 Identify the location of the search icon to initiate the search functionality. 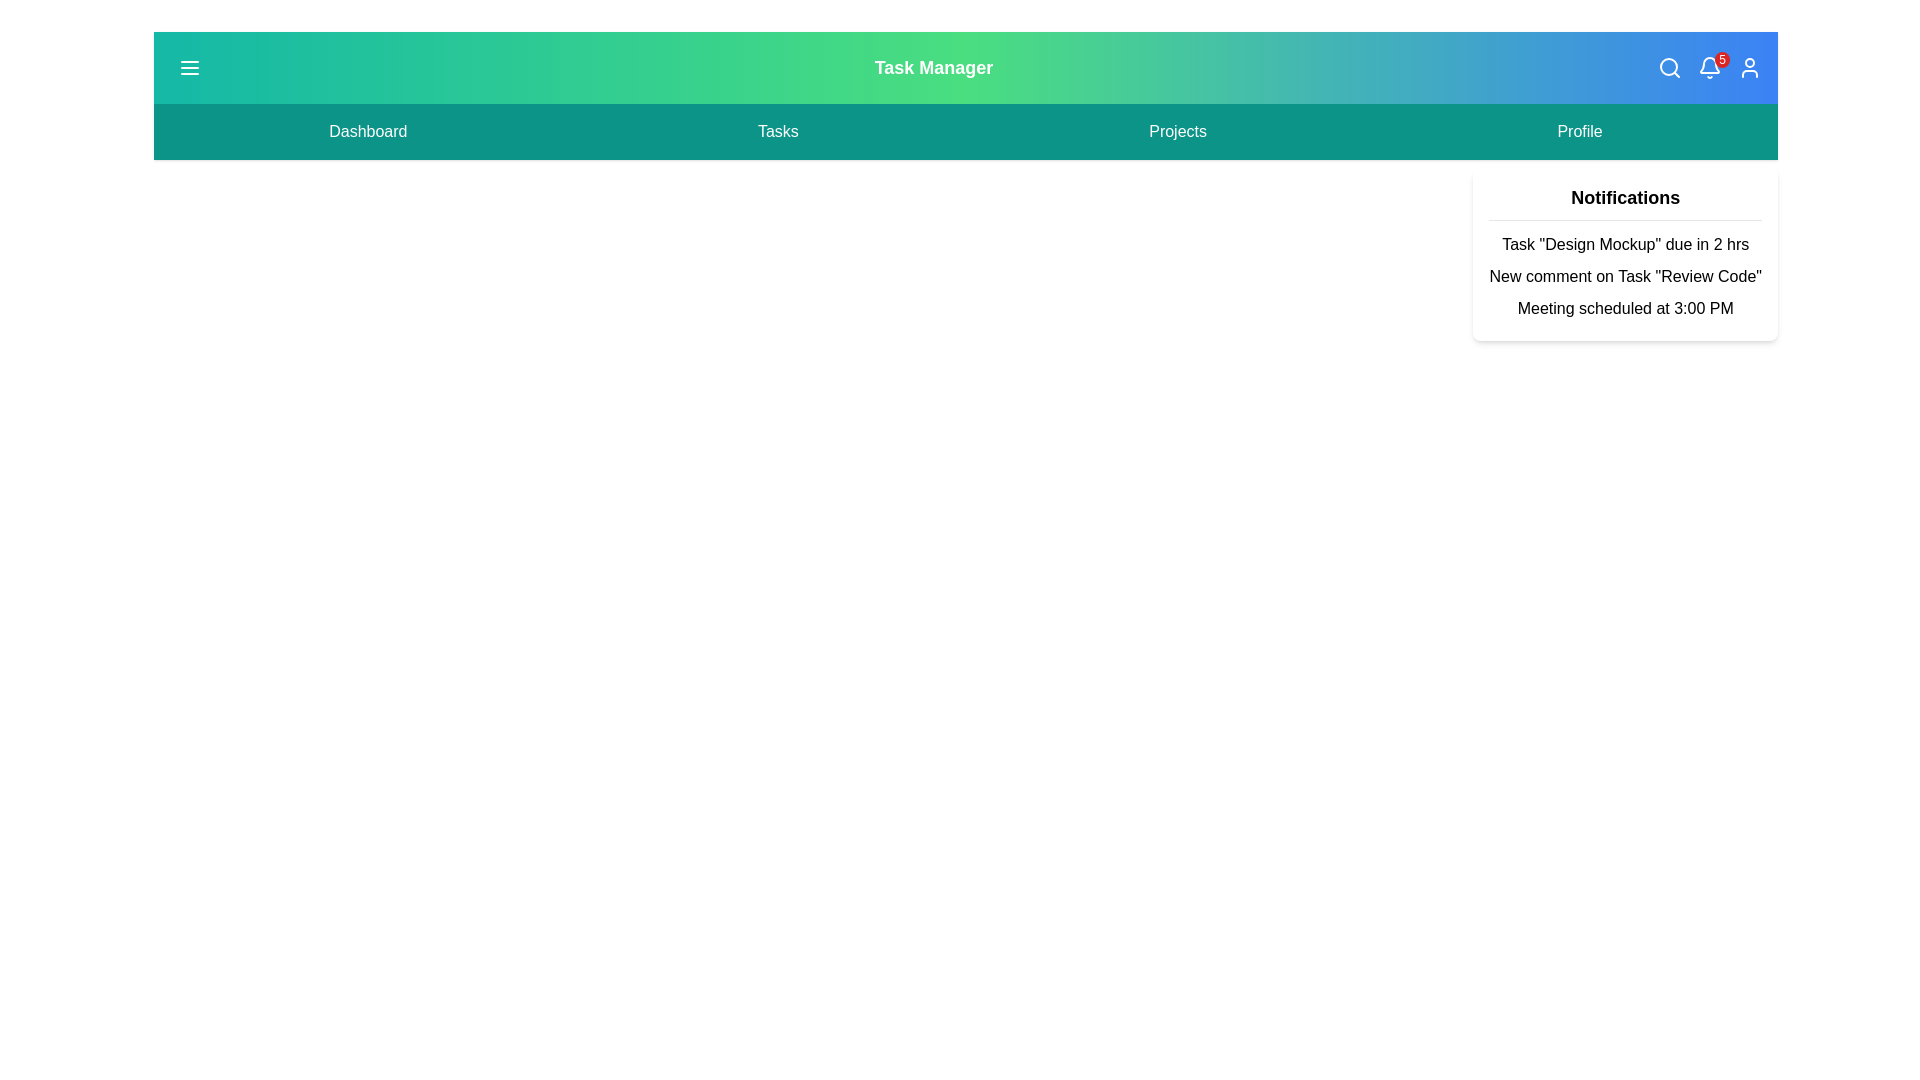
(1670, 67).